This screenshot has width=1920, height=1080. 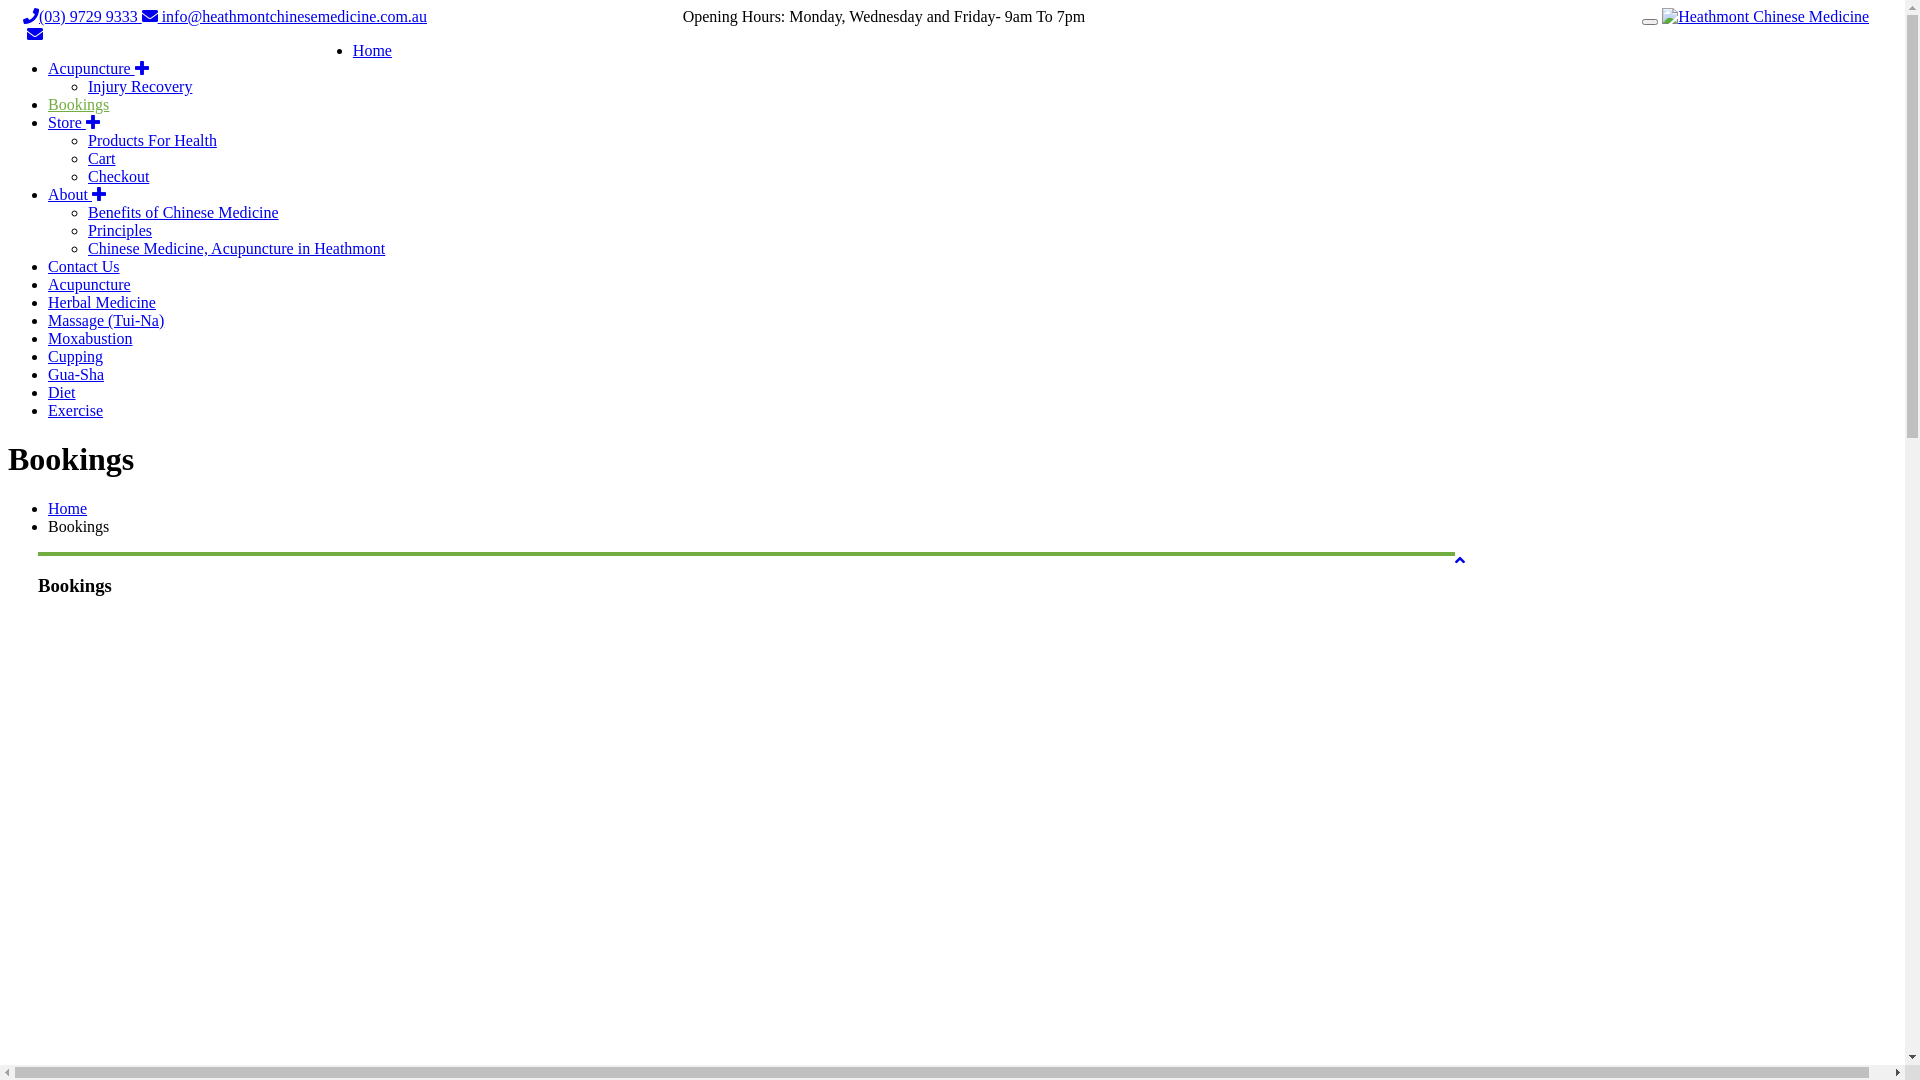 I want to click on 'info@heathmontchinesemedicine.com.au', so click(x=283, y=16).